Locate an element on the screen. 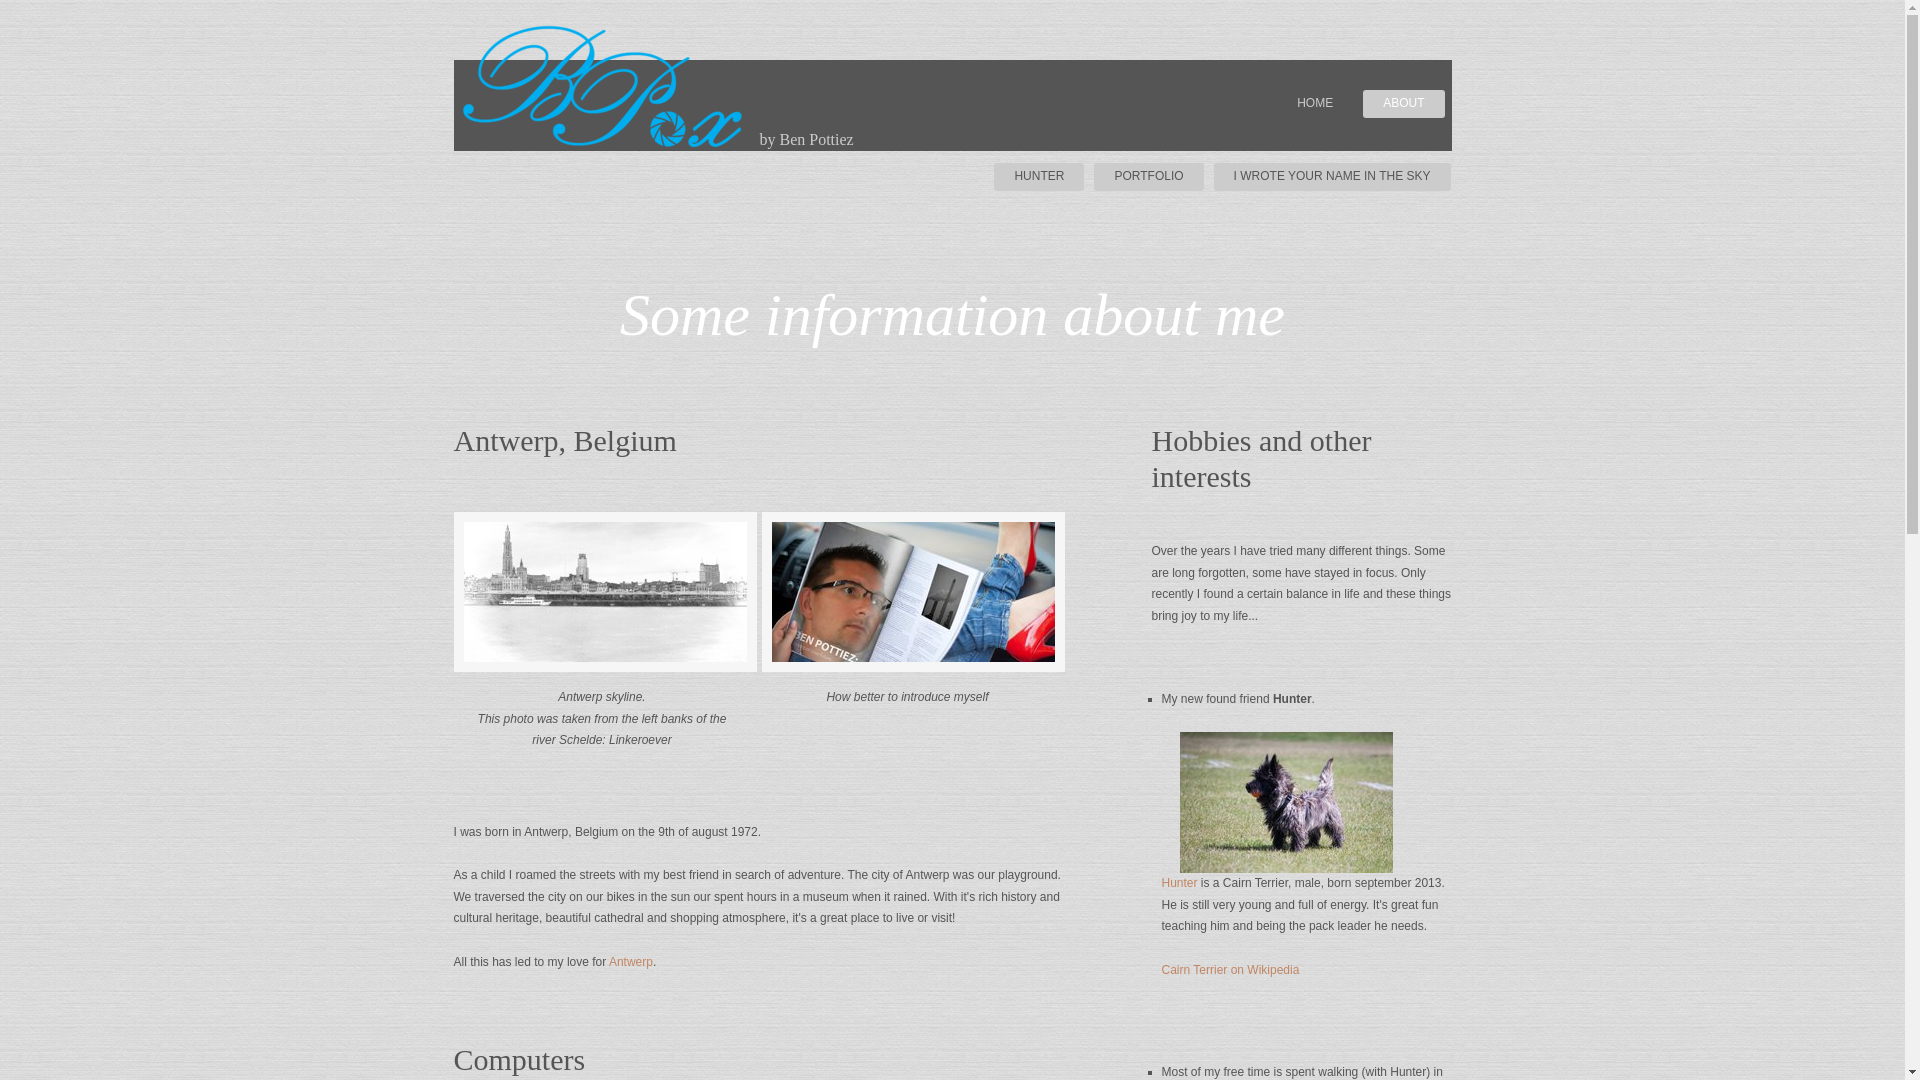 The image size is (1920, 1080). 'Antwerp' is located at coordinates (629, 960).